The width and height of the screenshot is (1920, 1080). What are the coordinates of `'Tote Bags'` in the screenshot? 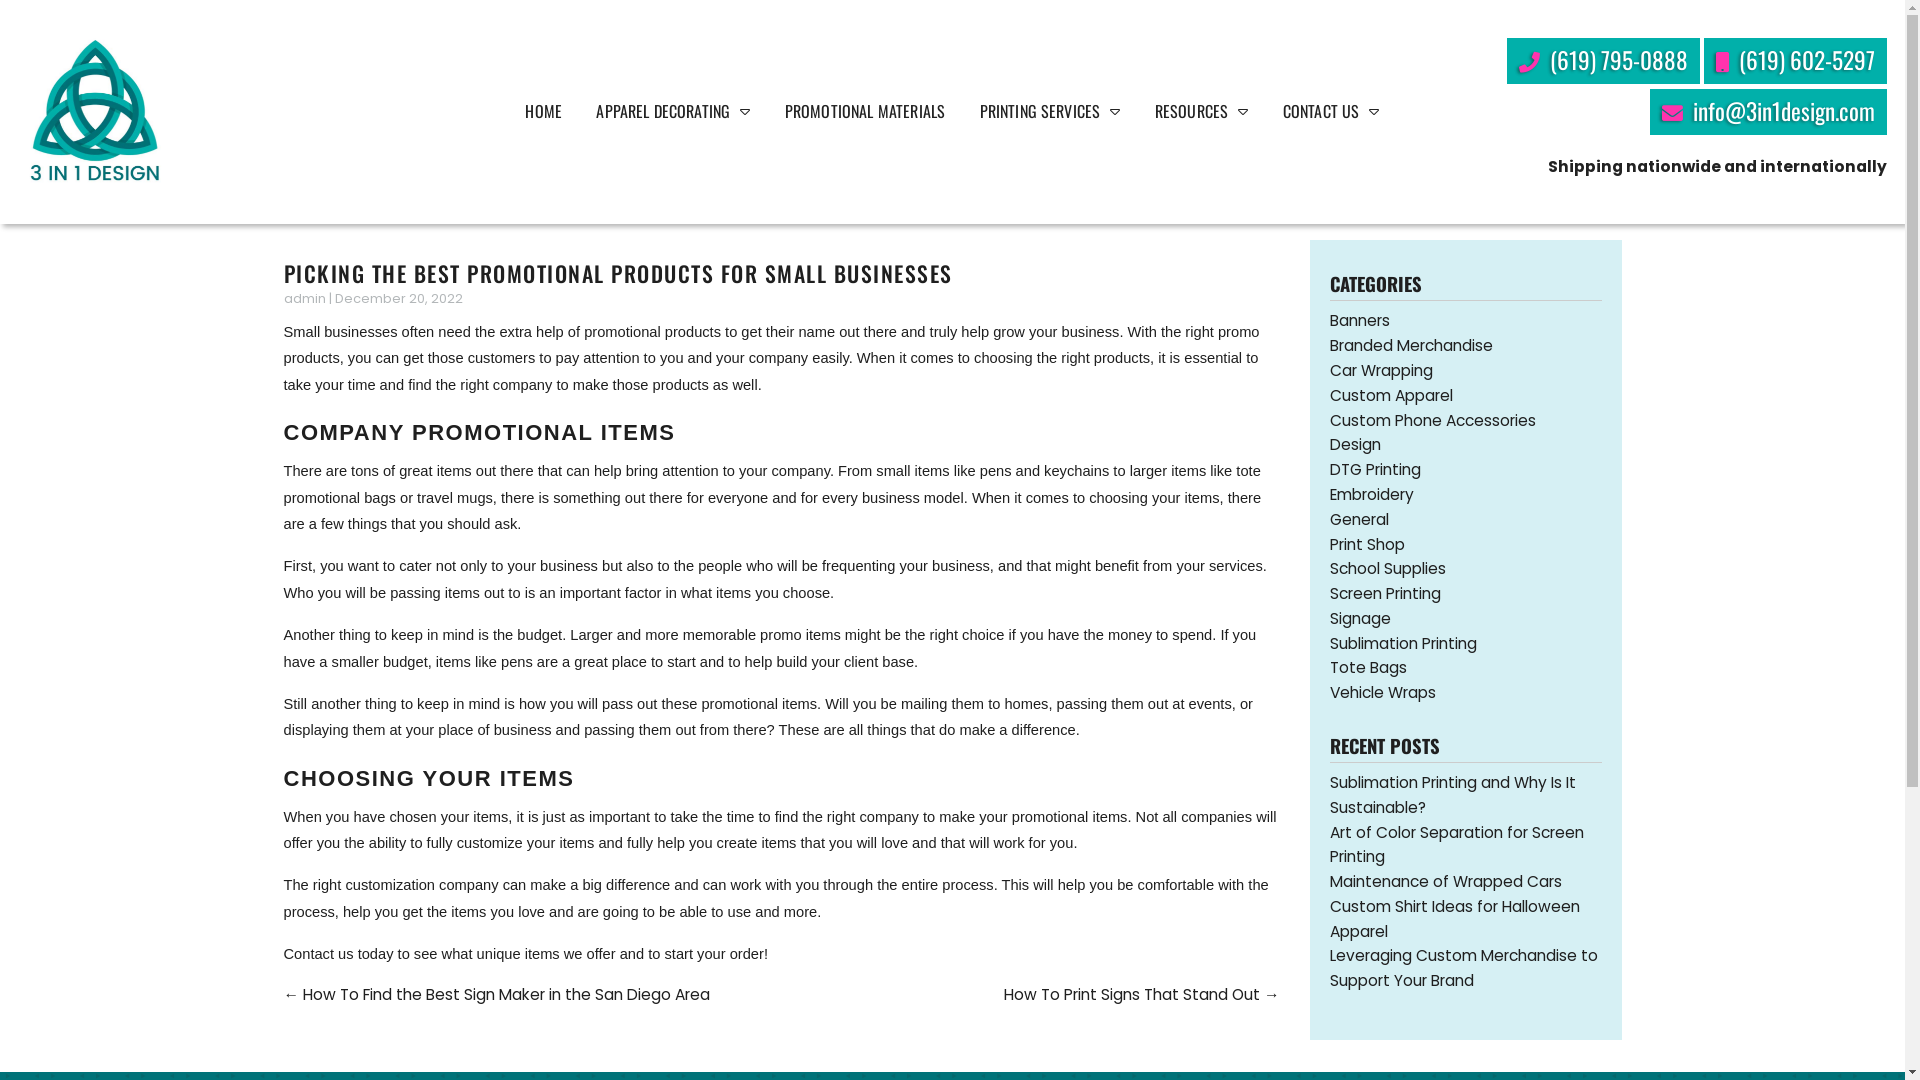 It's located at (1367, 667).